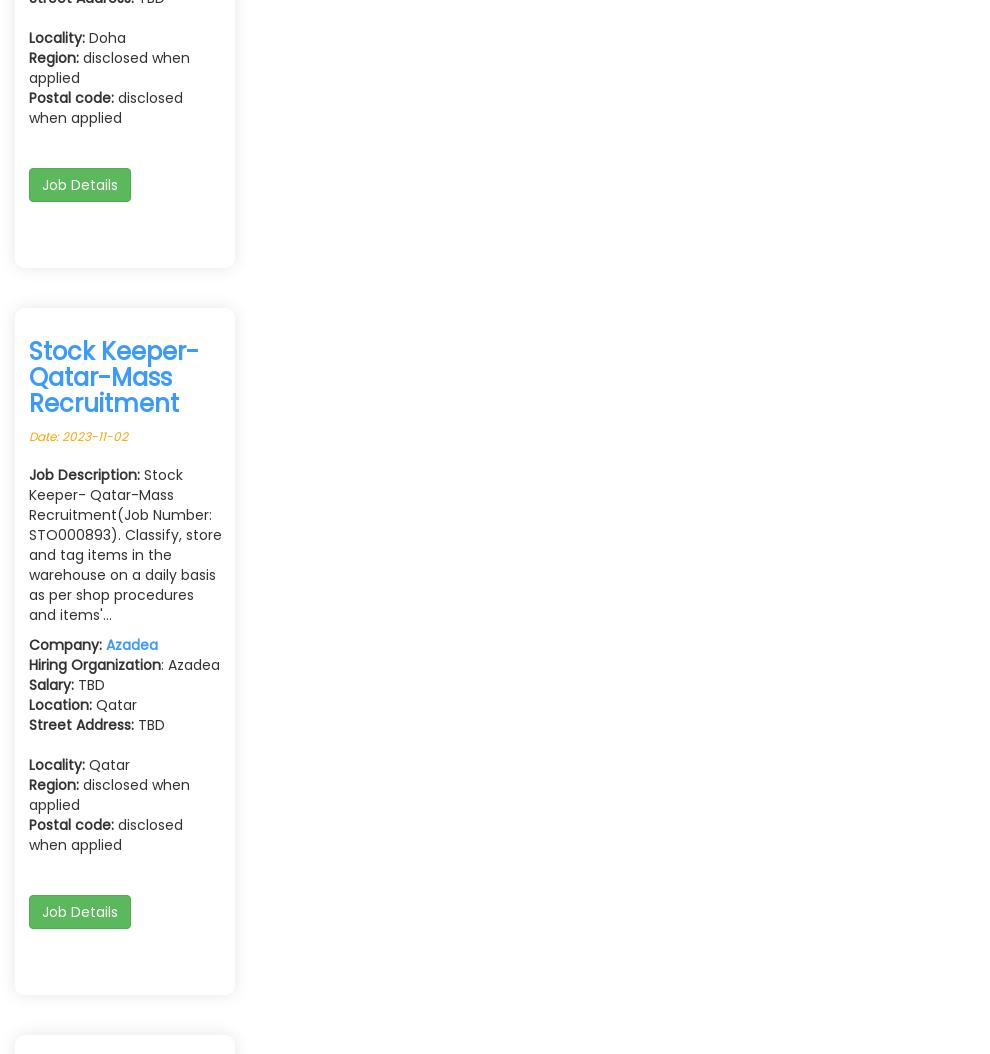  I want to click on 'Doha', so click(85, 36).